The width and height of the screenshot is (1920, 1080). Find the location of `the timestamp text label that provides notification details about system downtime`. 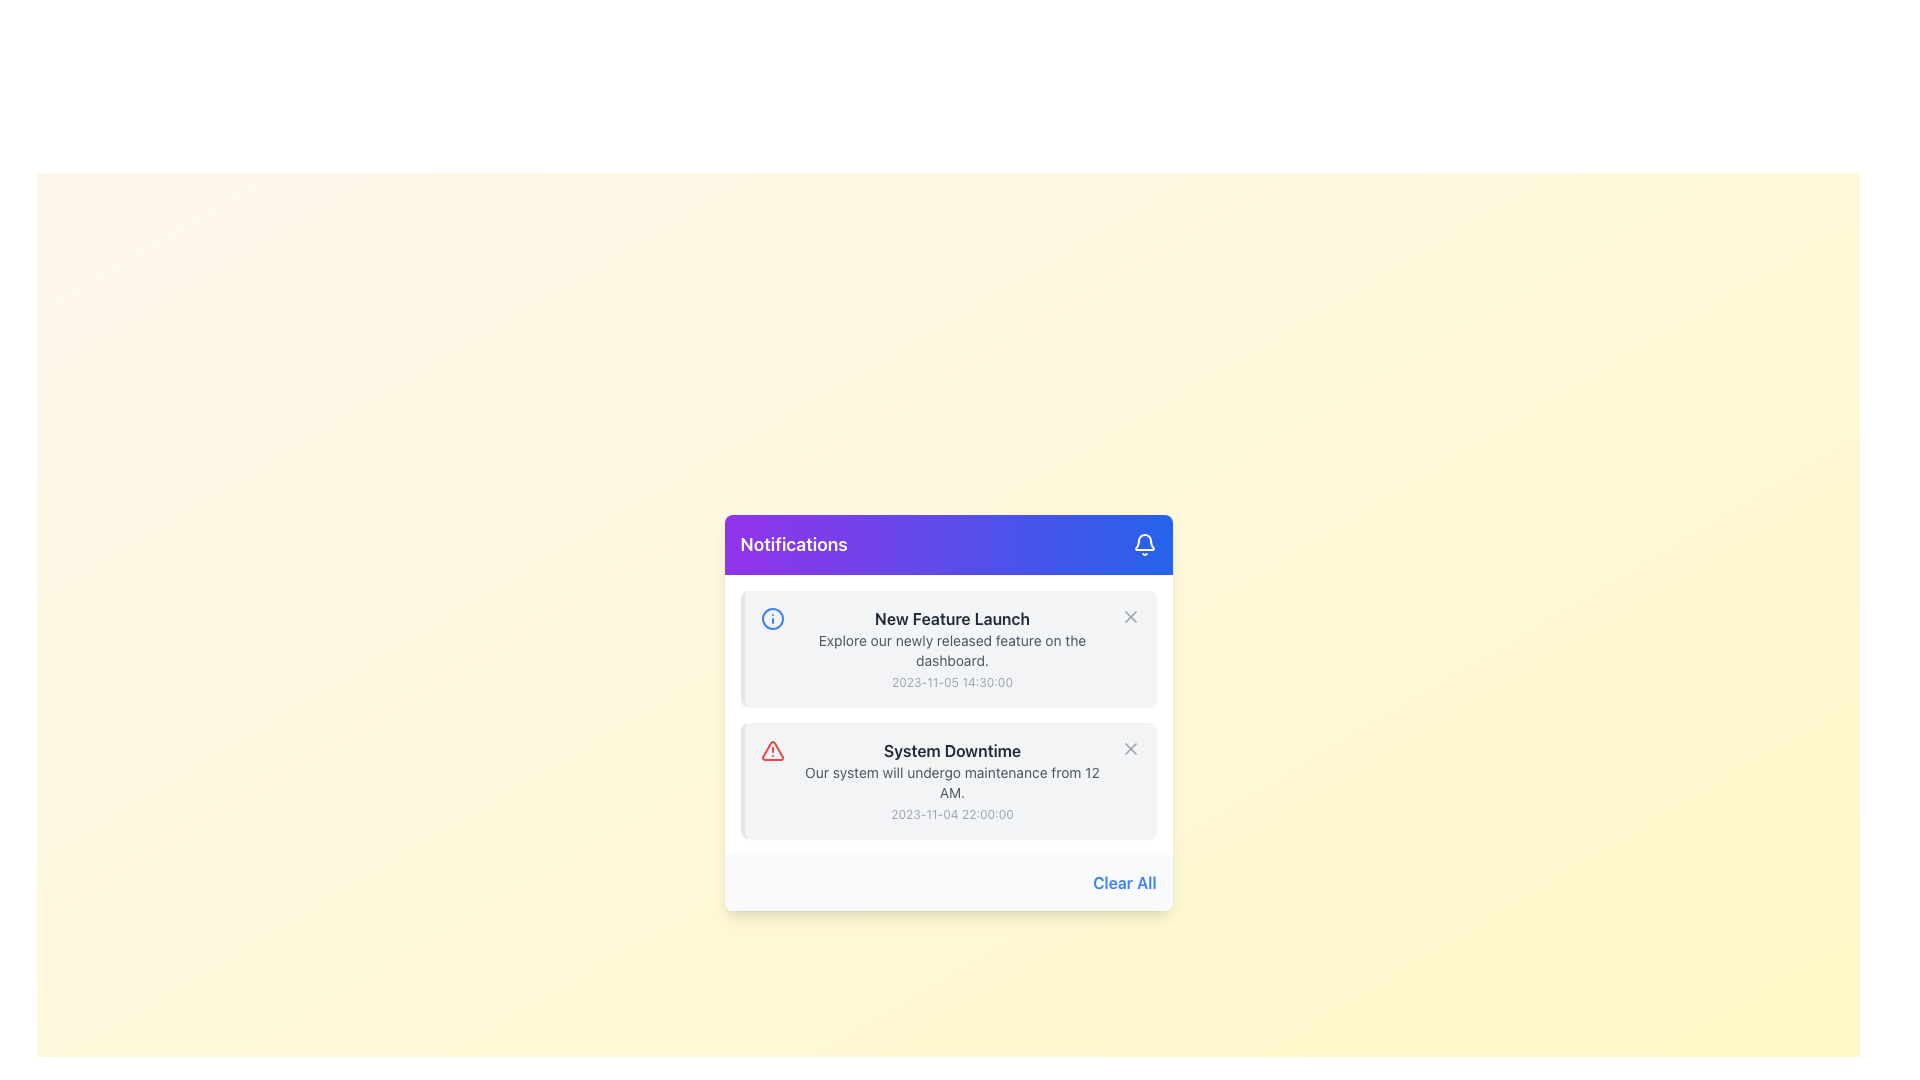

the timestamp text label that provides notification details about system downtime is located at coordinates (951, 814).